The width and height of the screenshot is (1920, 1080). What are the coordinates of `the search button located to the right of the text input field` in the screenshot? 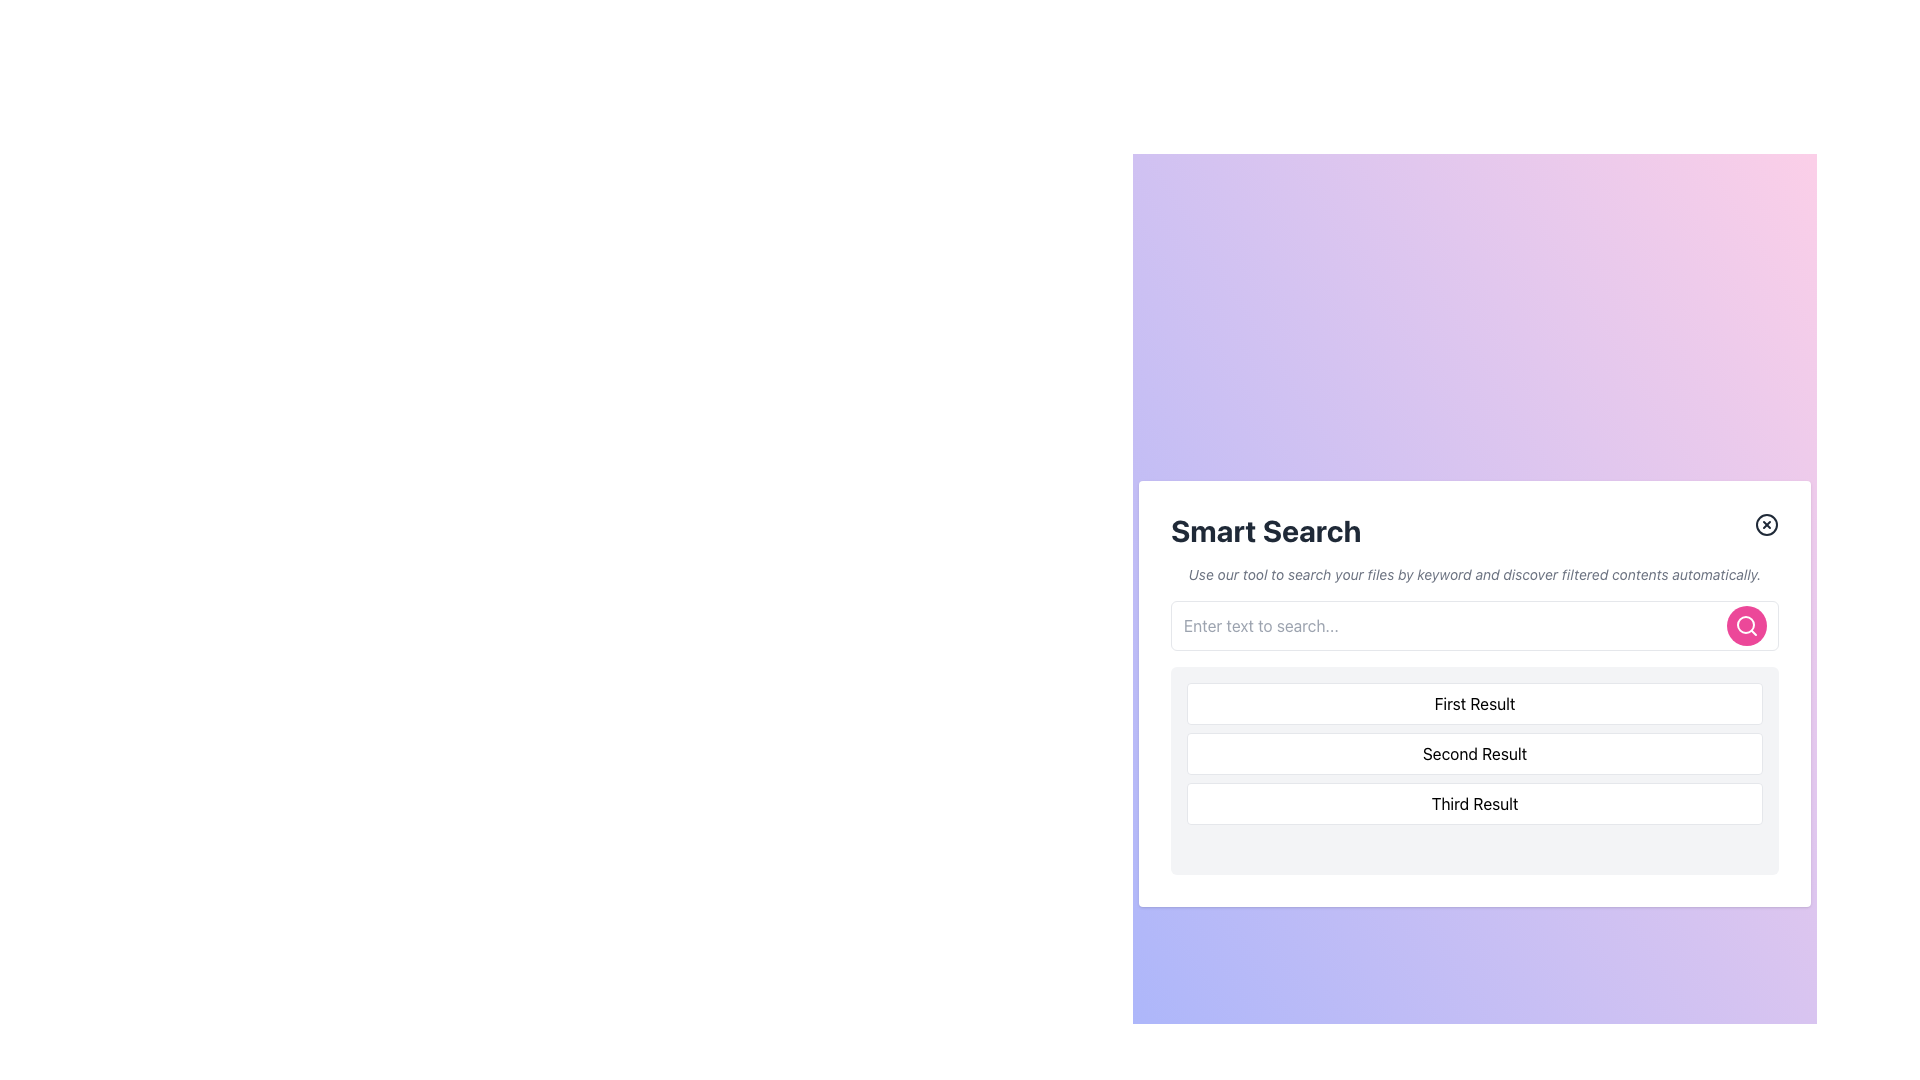 It's located at (1746, 624).